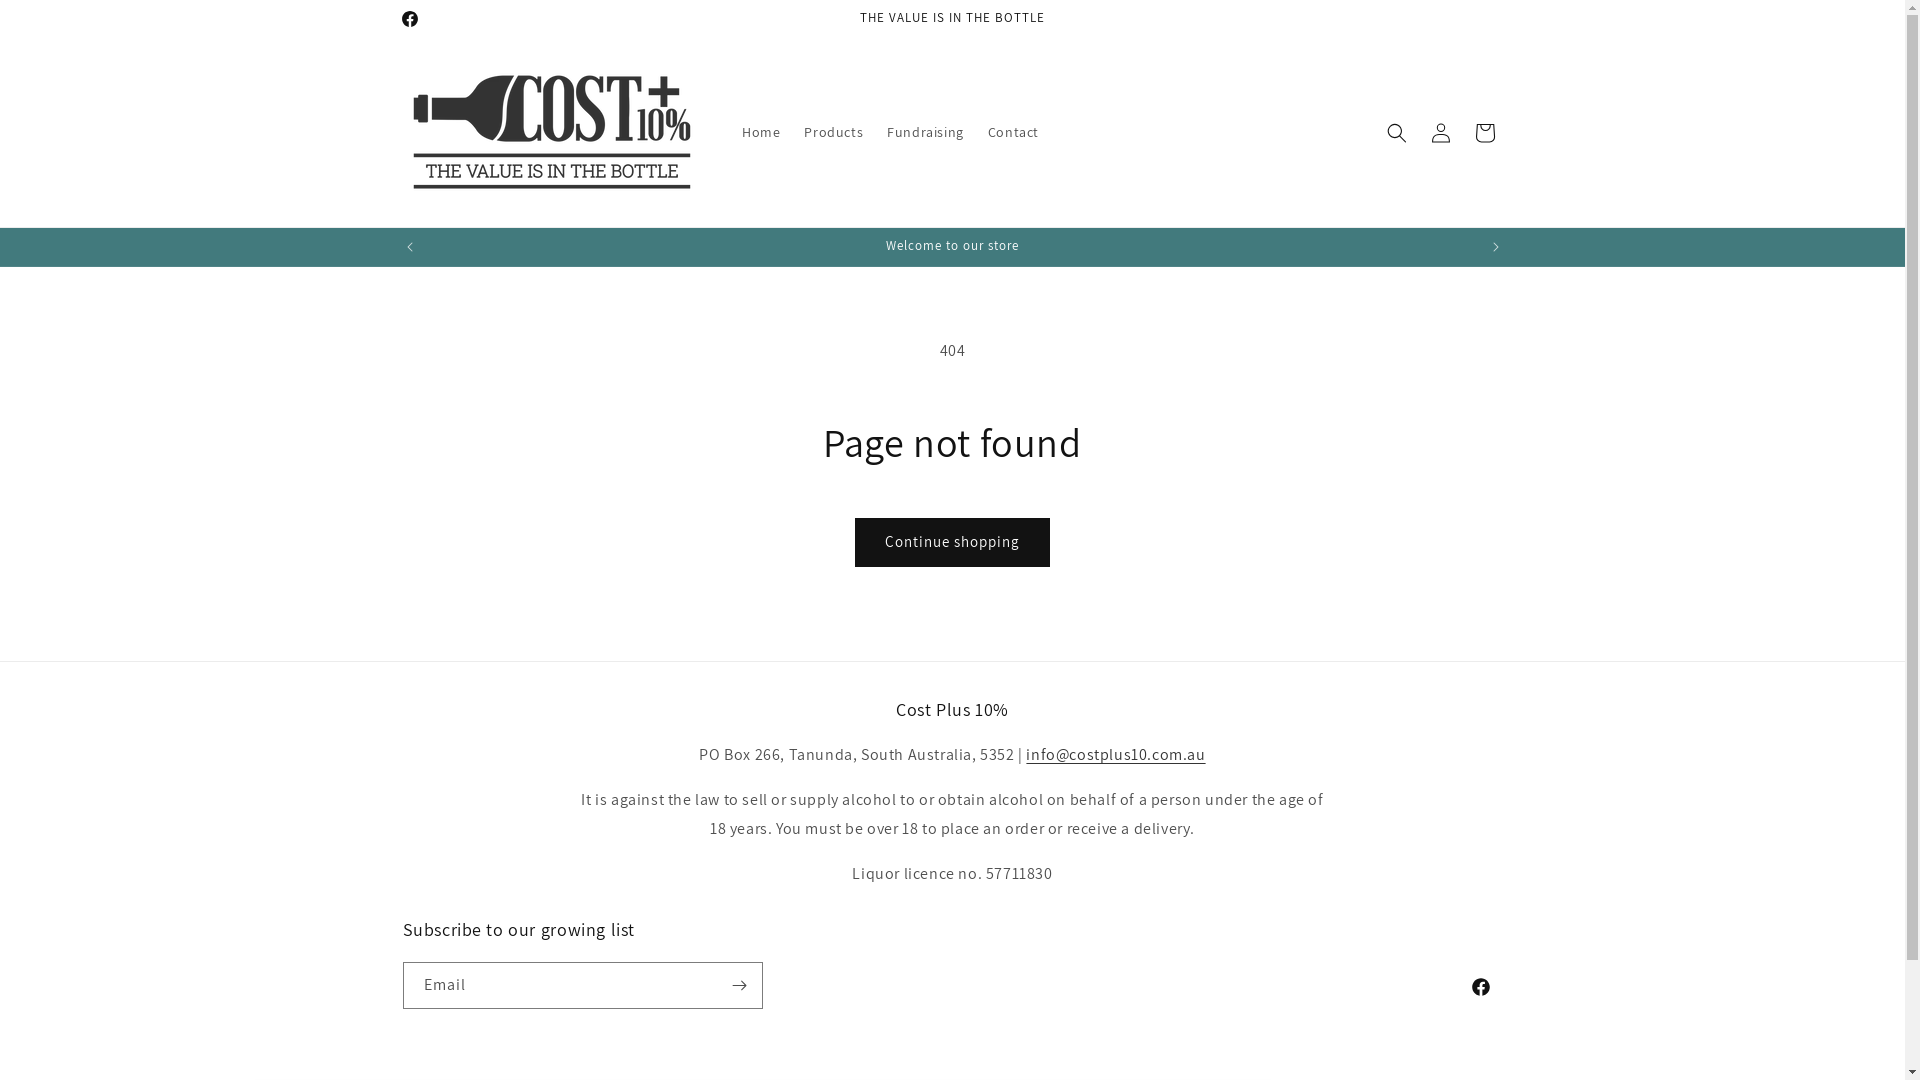  What do you see at coordinates (951, 542) in the screenshot?
I see `'Continue shopping'` at bounding box center [951, 542].